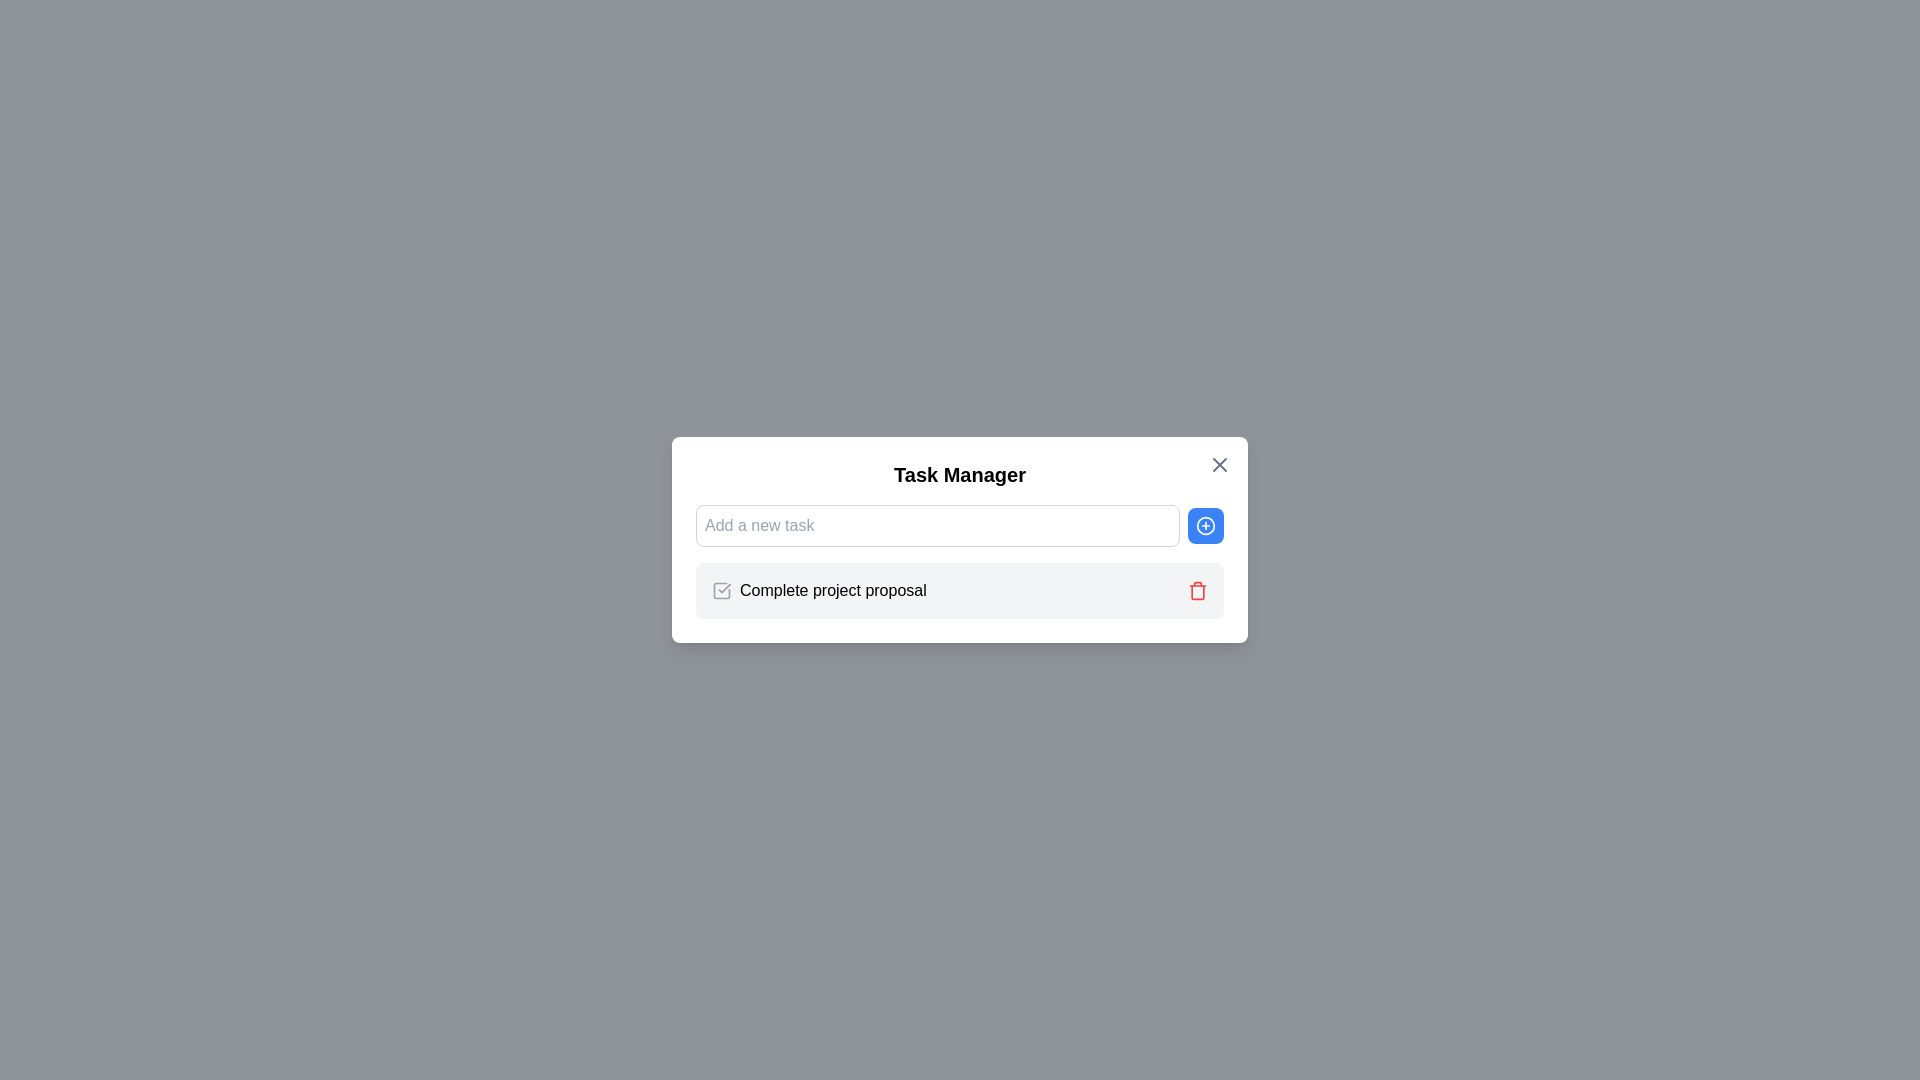 This screenshot has height=1080, width=1920. I want to click on the 'Add a new task' button located near the top-right corner of the task addition bar in the 'Task Manager' dialog, so click(1204, 524).